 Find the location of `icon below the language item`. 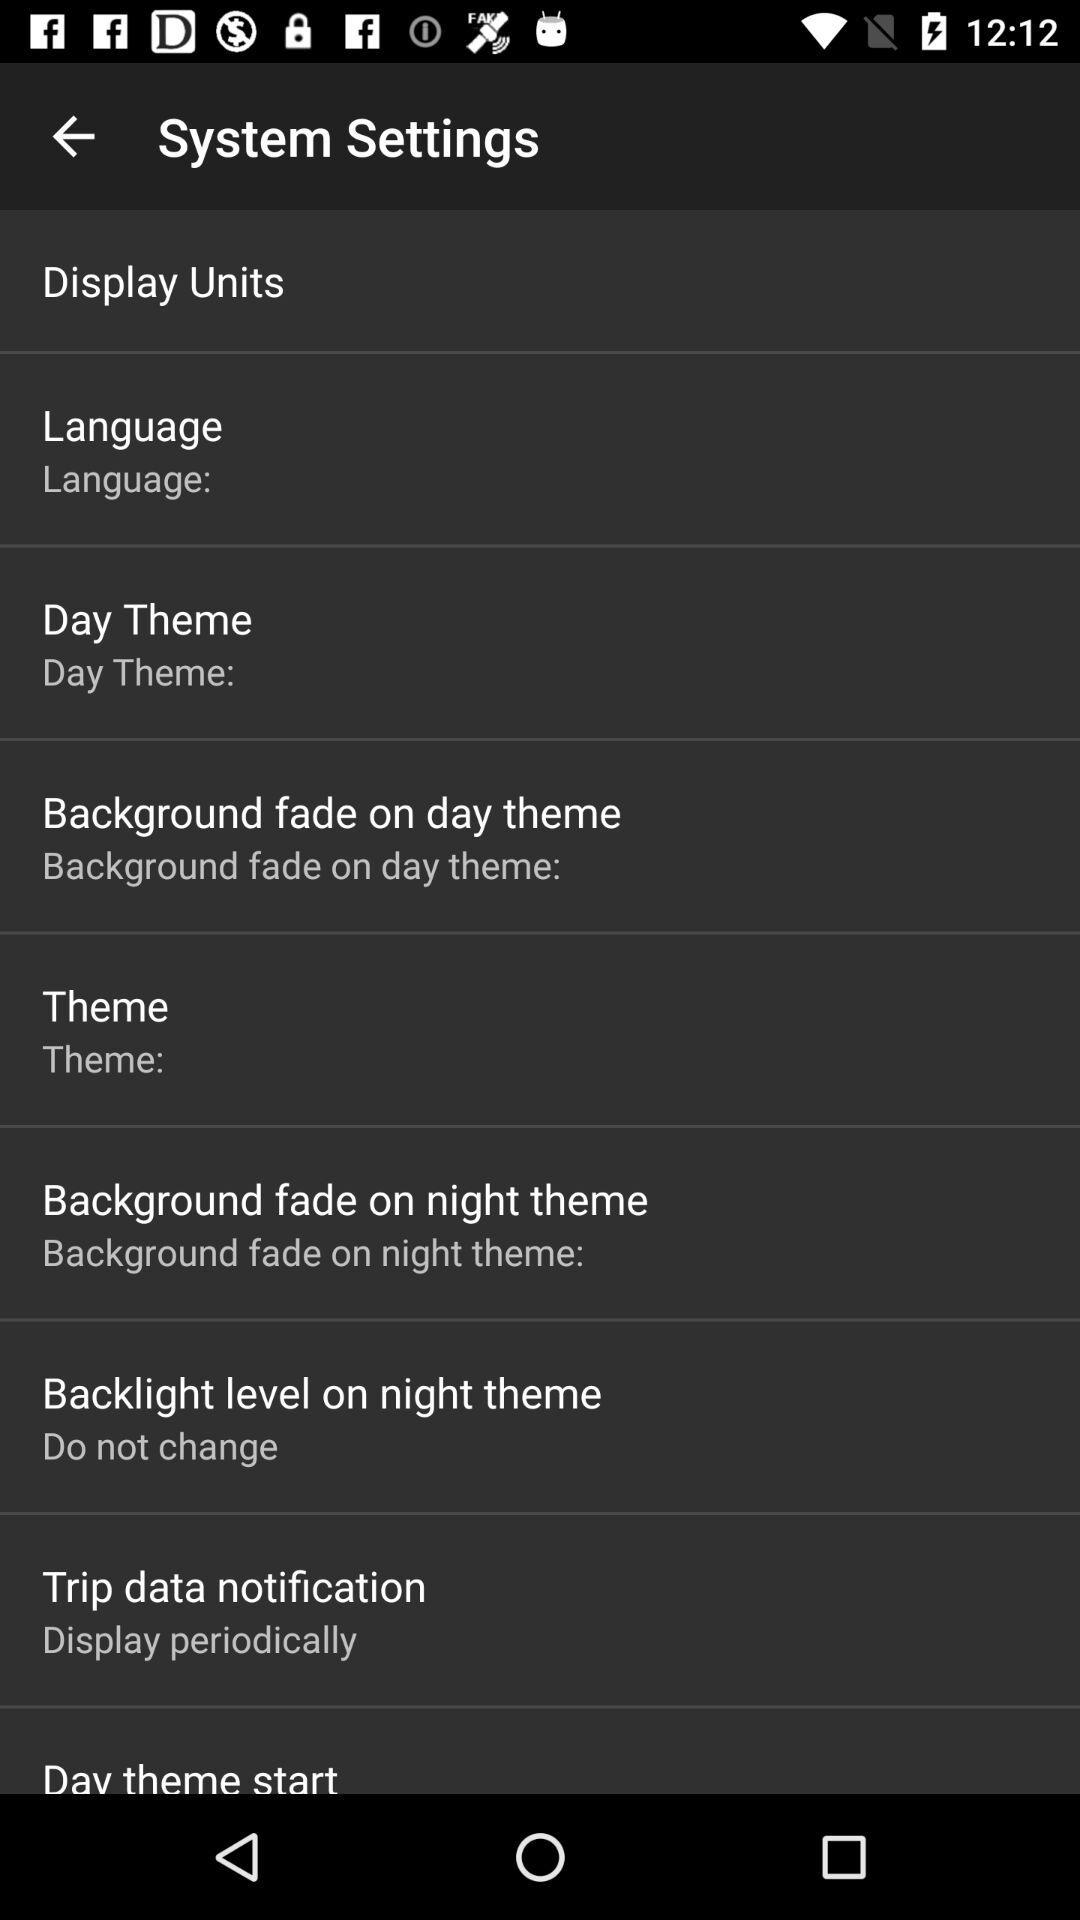

icon below the language item is located at coordinates (131, 476).